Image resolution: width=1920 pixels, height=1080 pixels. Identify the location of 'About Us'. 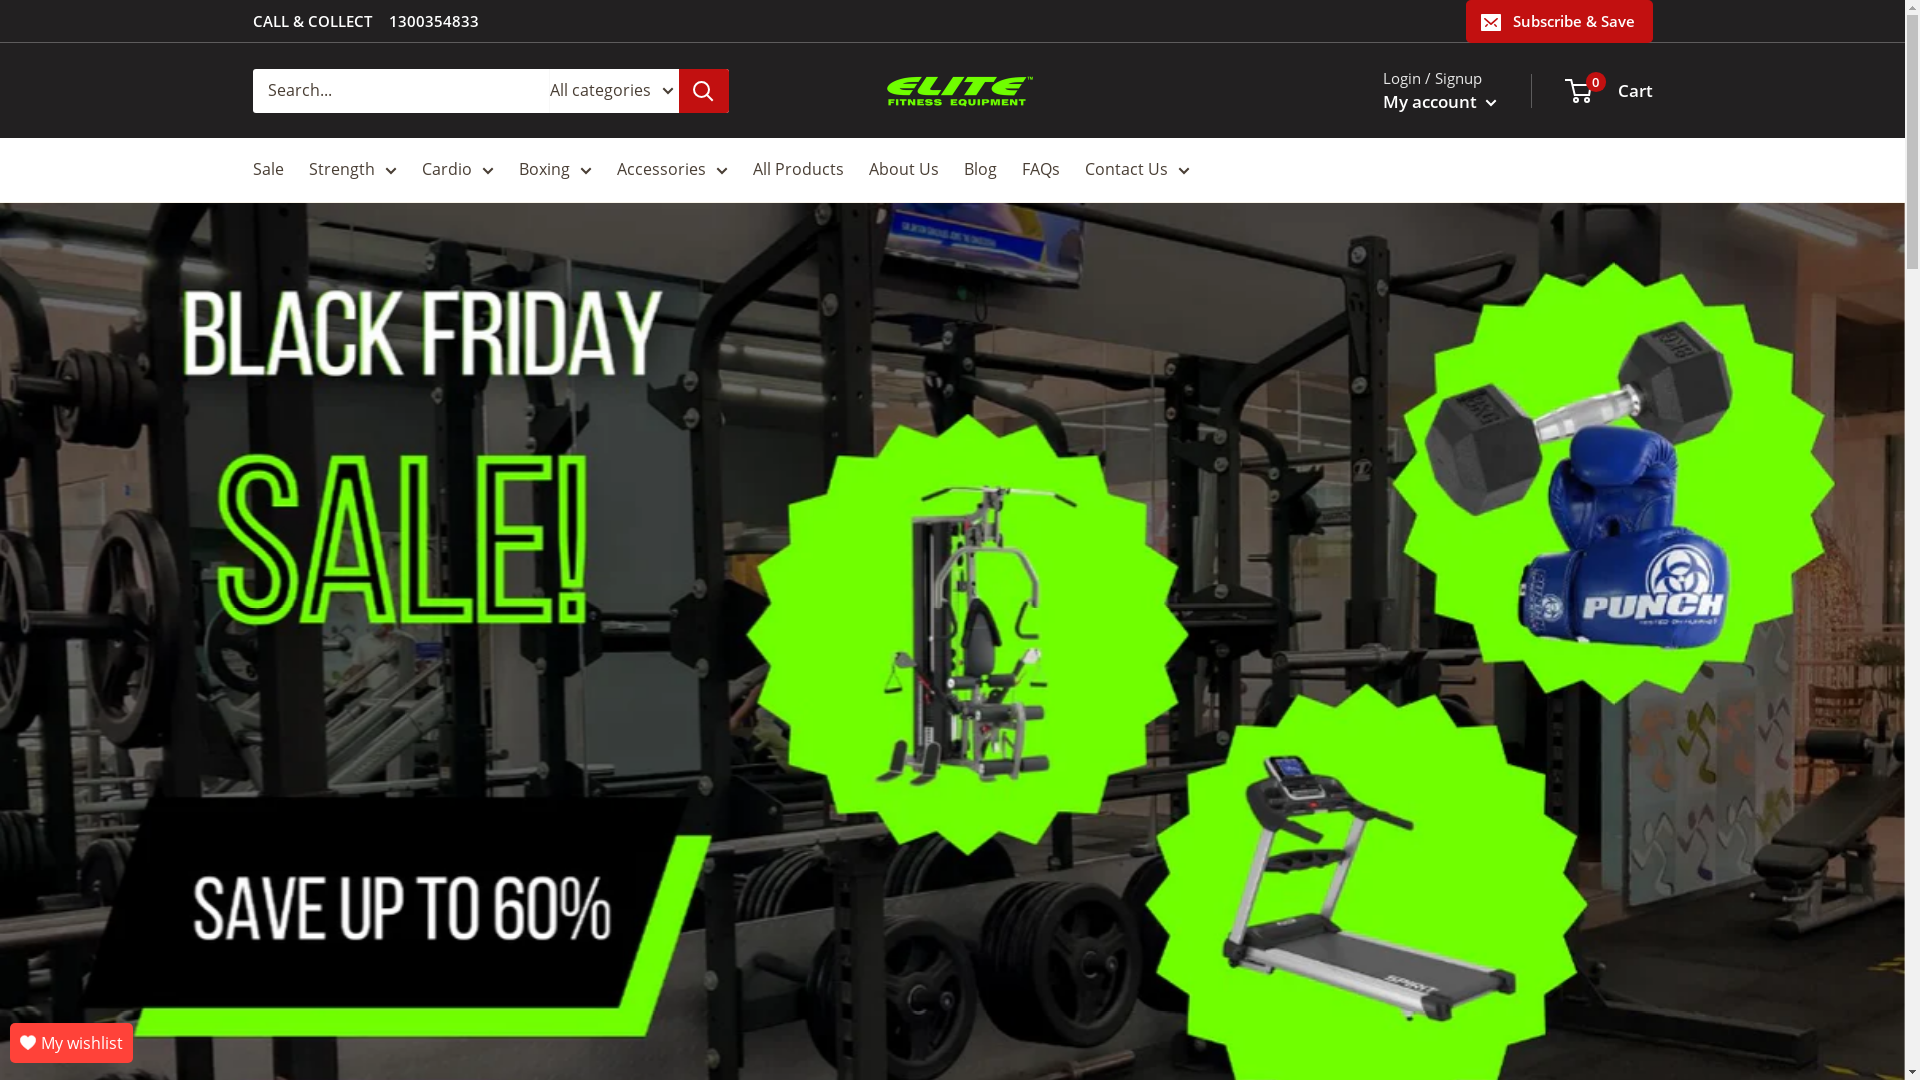
(901, 168).